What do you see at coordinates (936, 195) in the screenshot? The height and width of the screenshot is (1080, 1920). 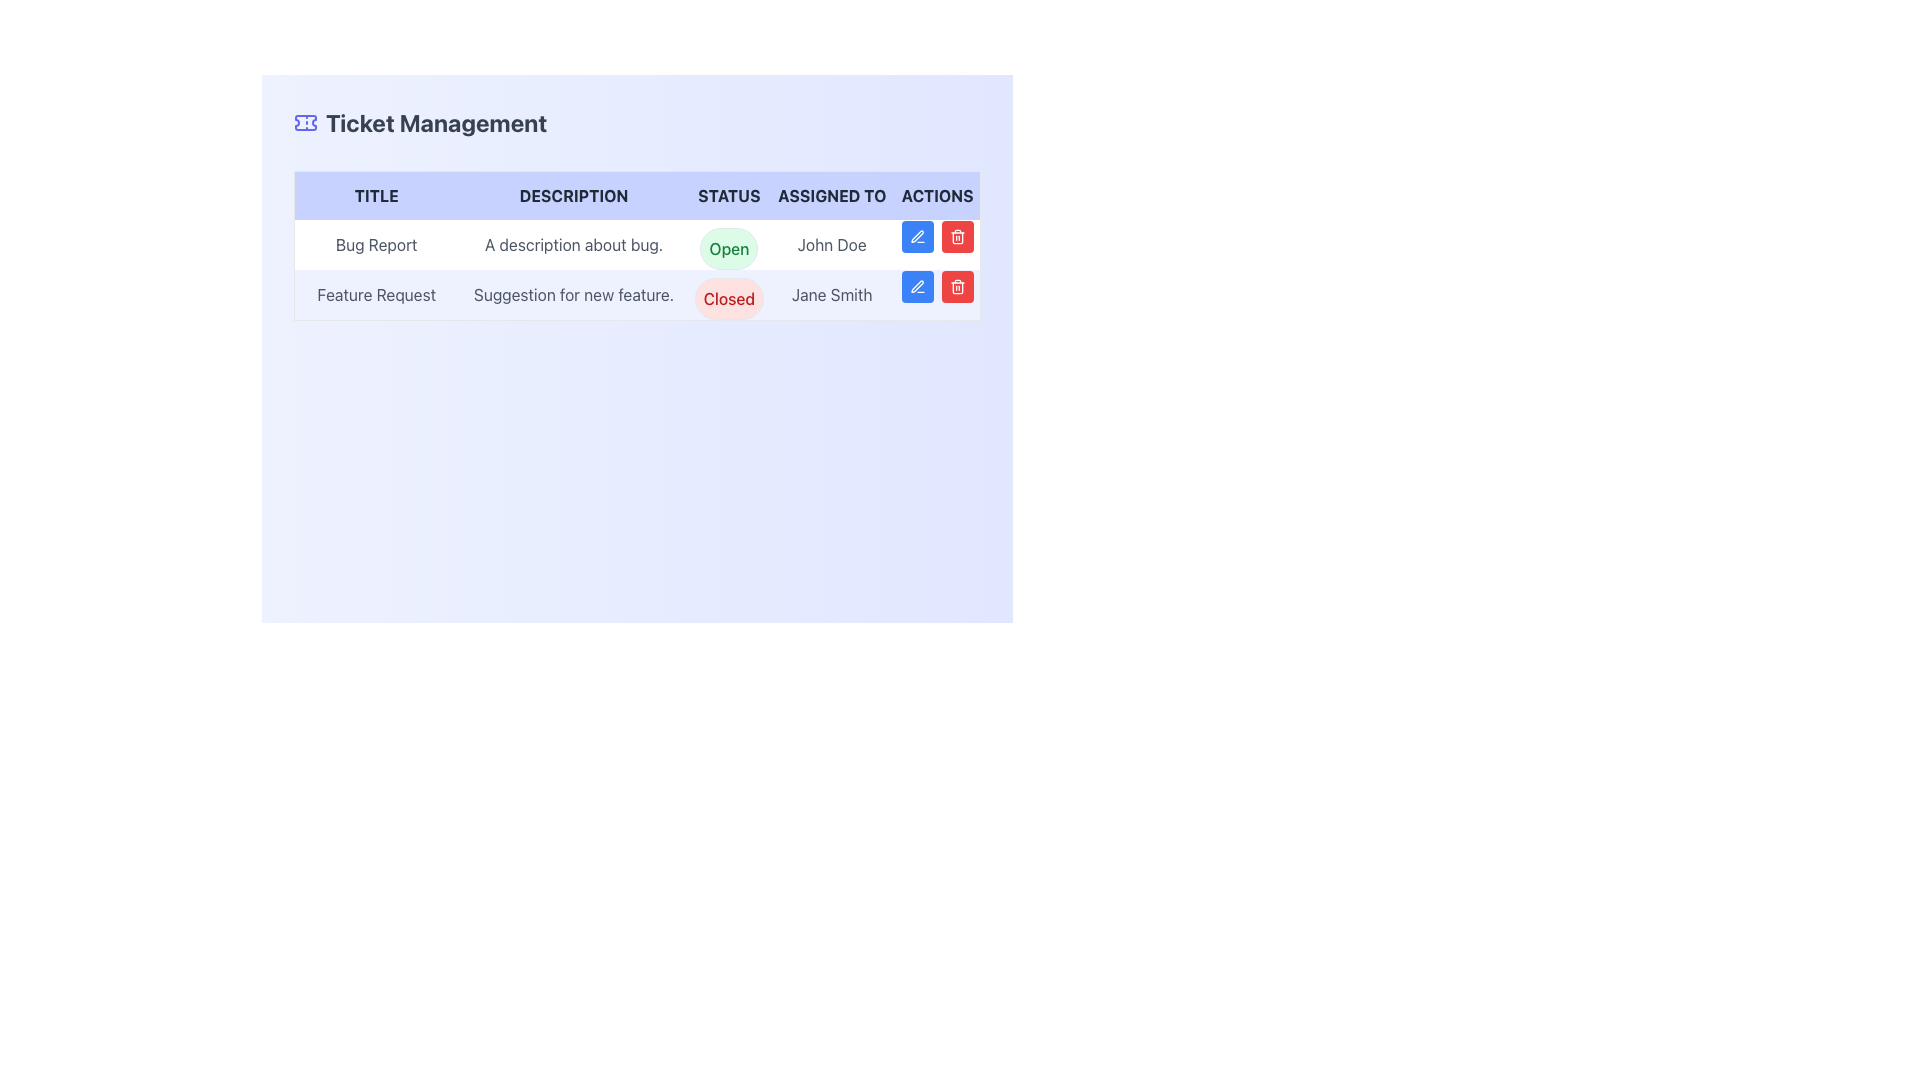 I see `the 'Actions' text label, which is bold, capitalized, and located at the far right of the header row in the table` at bounding box center [936, 195].